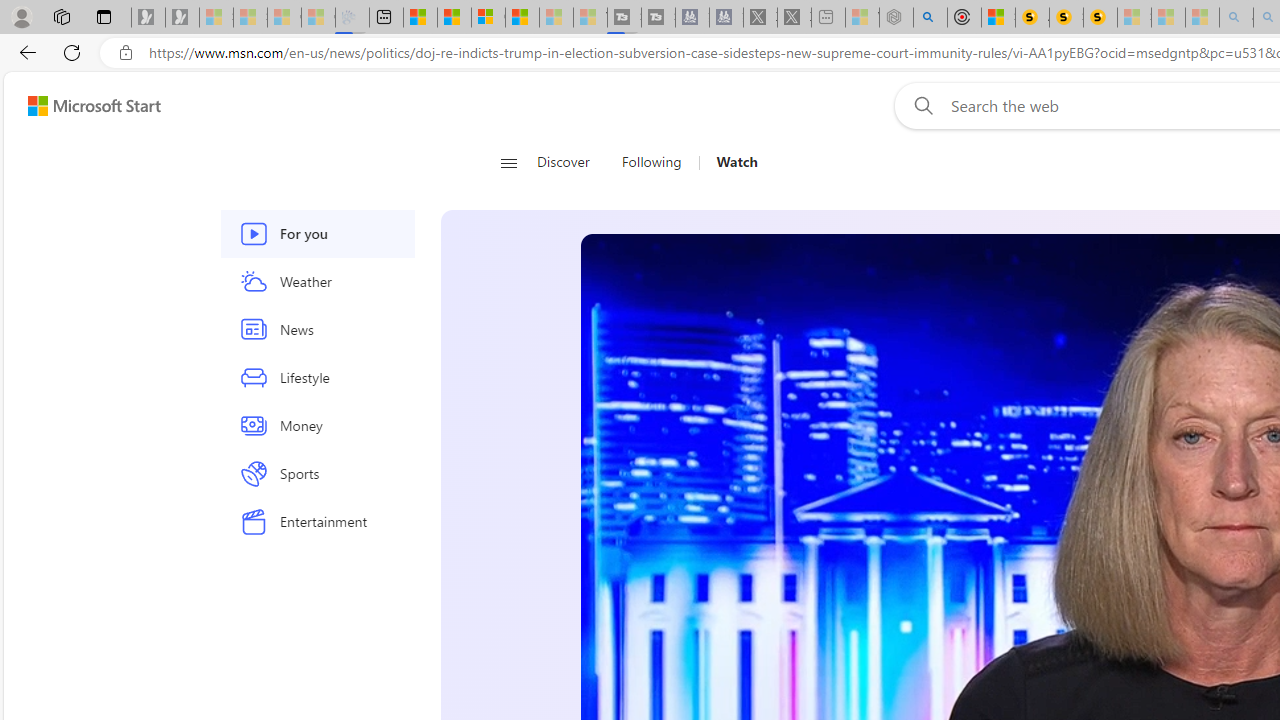  Describe the element at coordinates (182, 17) in the screenshot. I see `'Newsletter Sign Up - Sleeping'` at that location.